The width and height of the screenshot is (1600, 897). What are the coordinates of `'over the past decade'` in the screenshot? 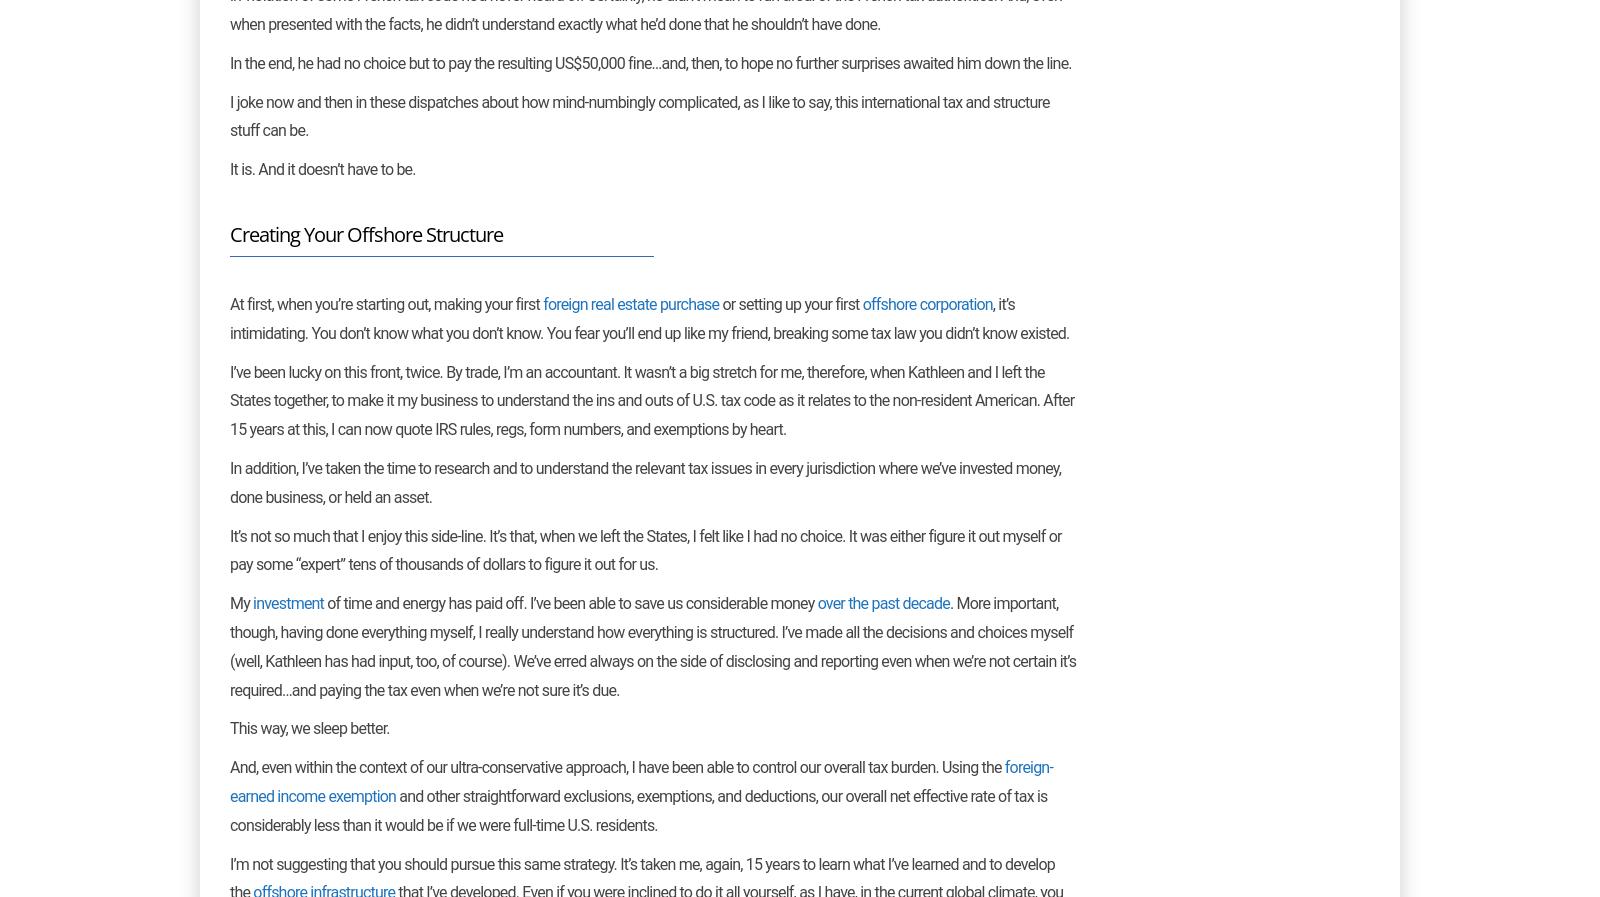 It's located at (882, 603).